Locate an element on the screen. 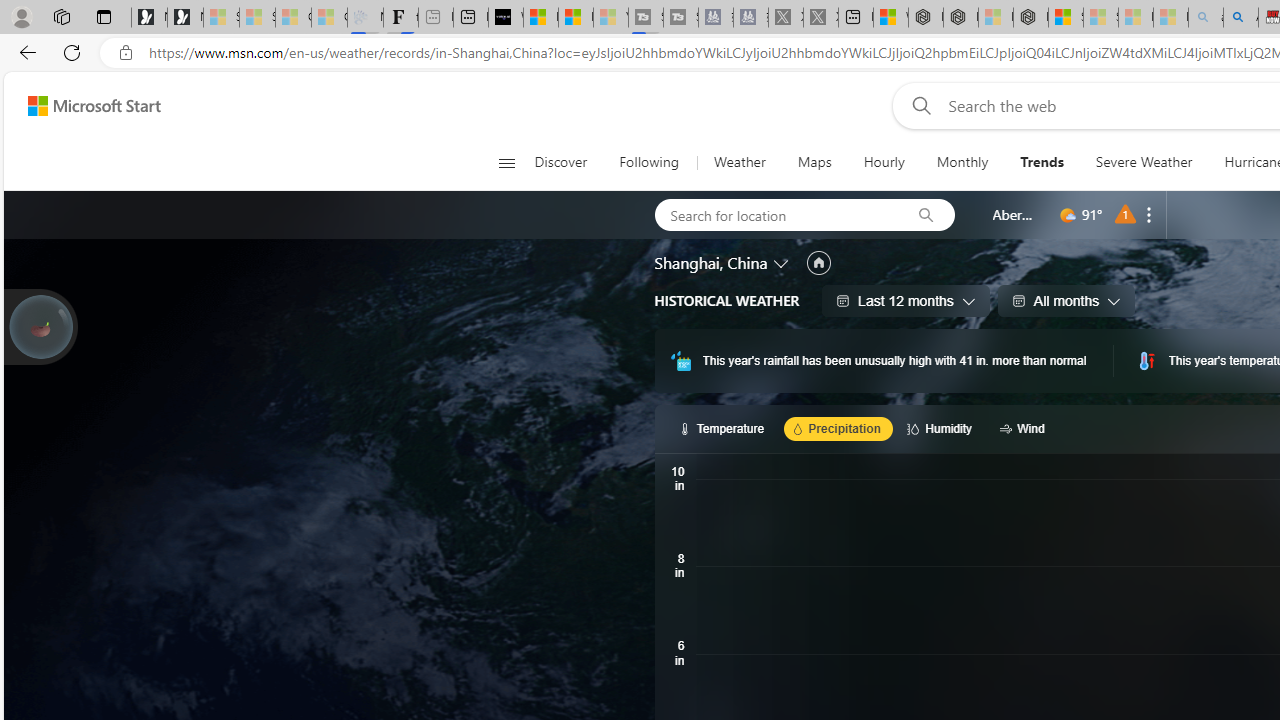 The width and height of the screenshot is (1280, 720). 'Set as primary location' is located at coordinates (818, 262).